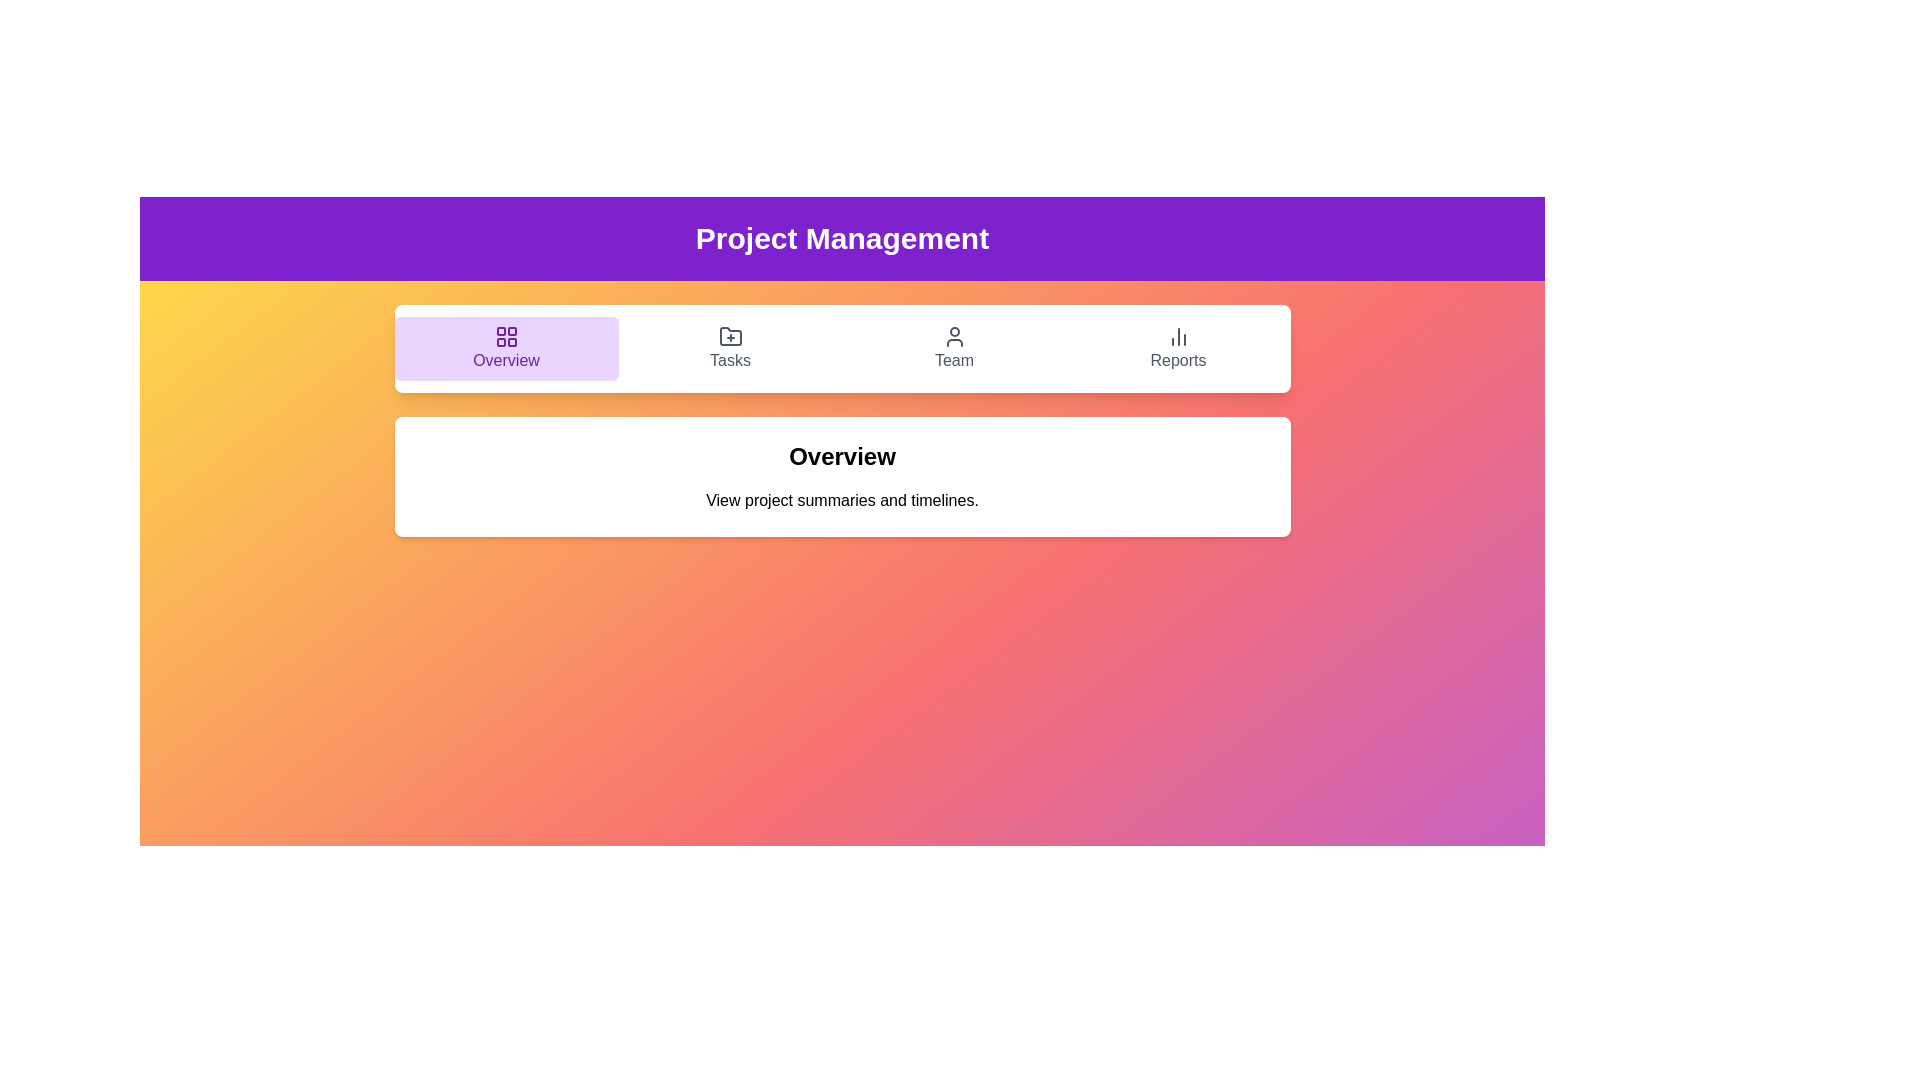 Image resolution: width=1920 pixels, height=1080 pixels. I want to click on the tab labeled Tasks to navigate to the corresponding section, so click(729, 347).